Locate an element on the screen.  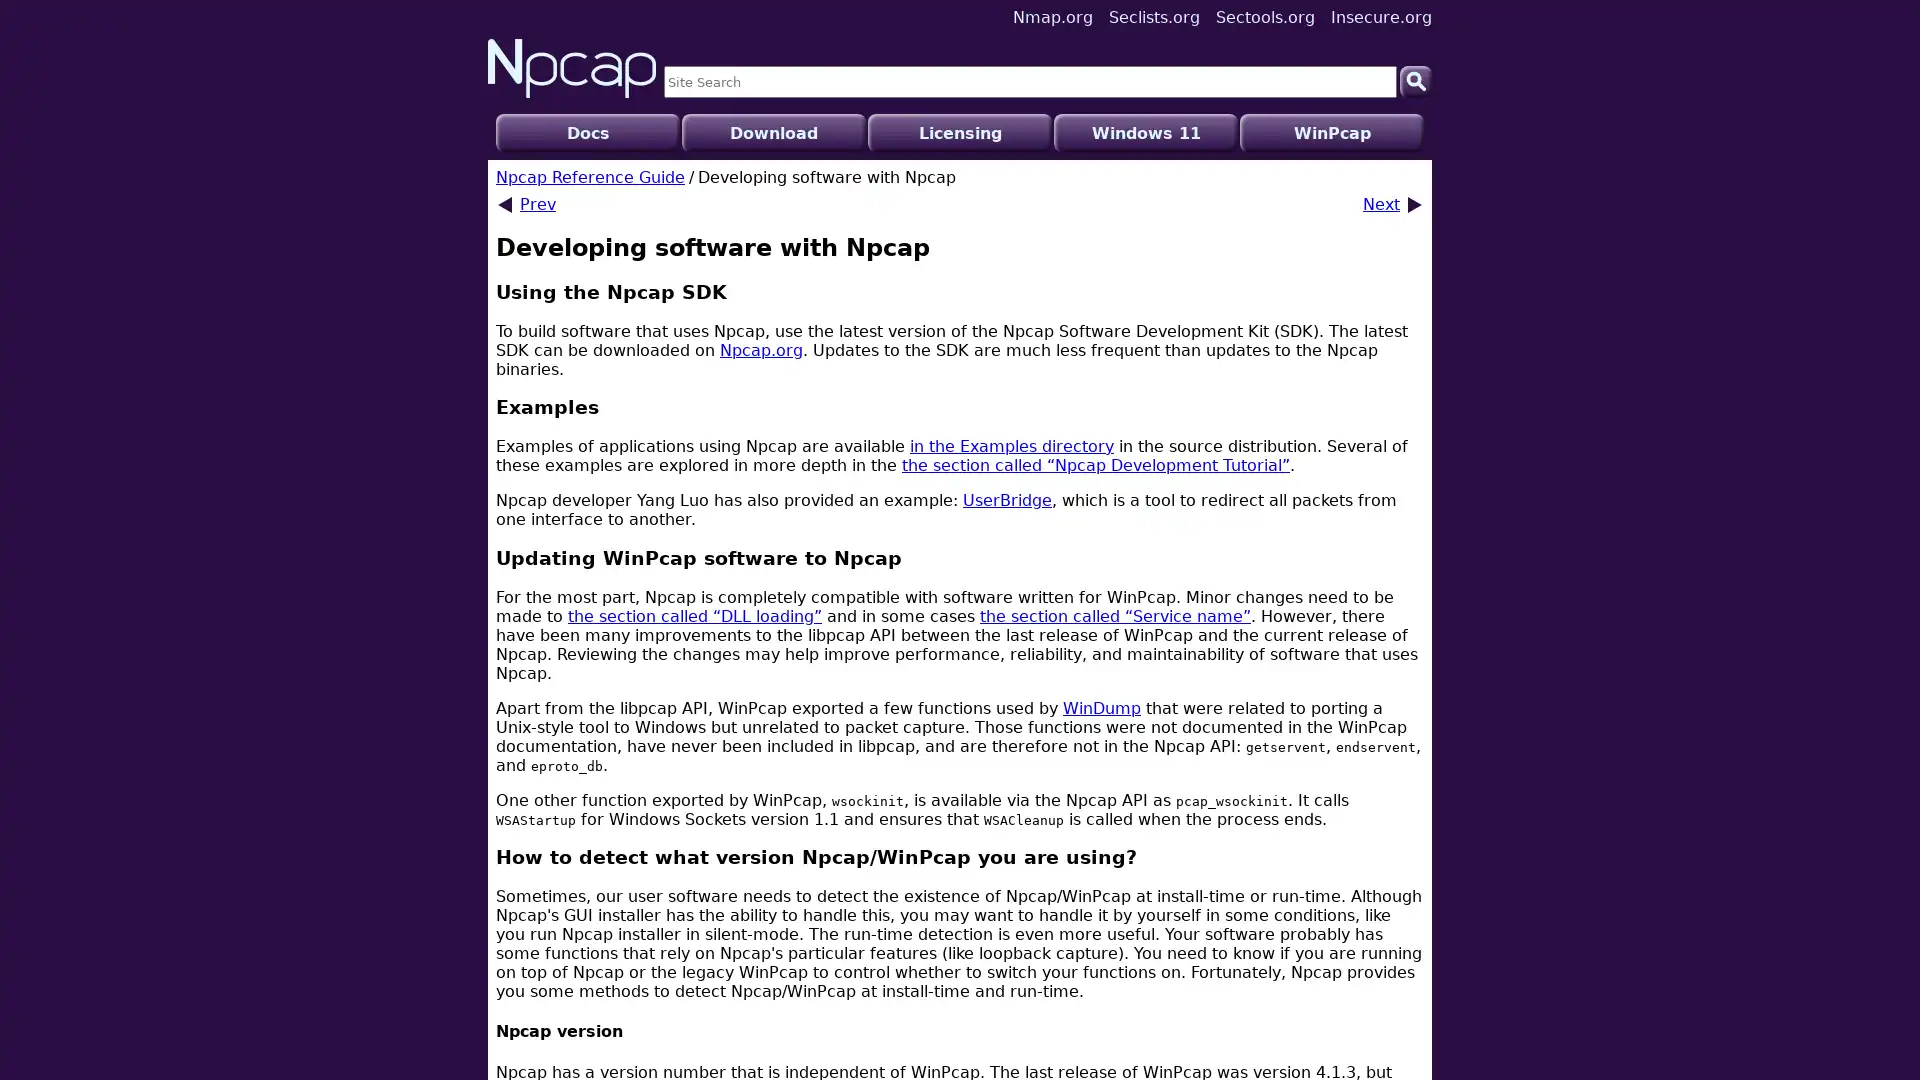
Search is located at coordinates (1415, 80).